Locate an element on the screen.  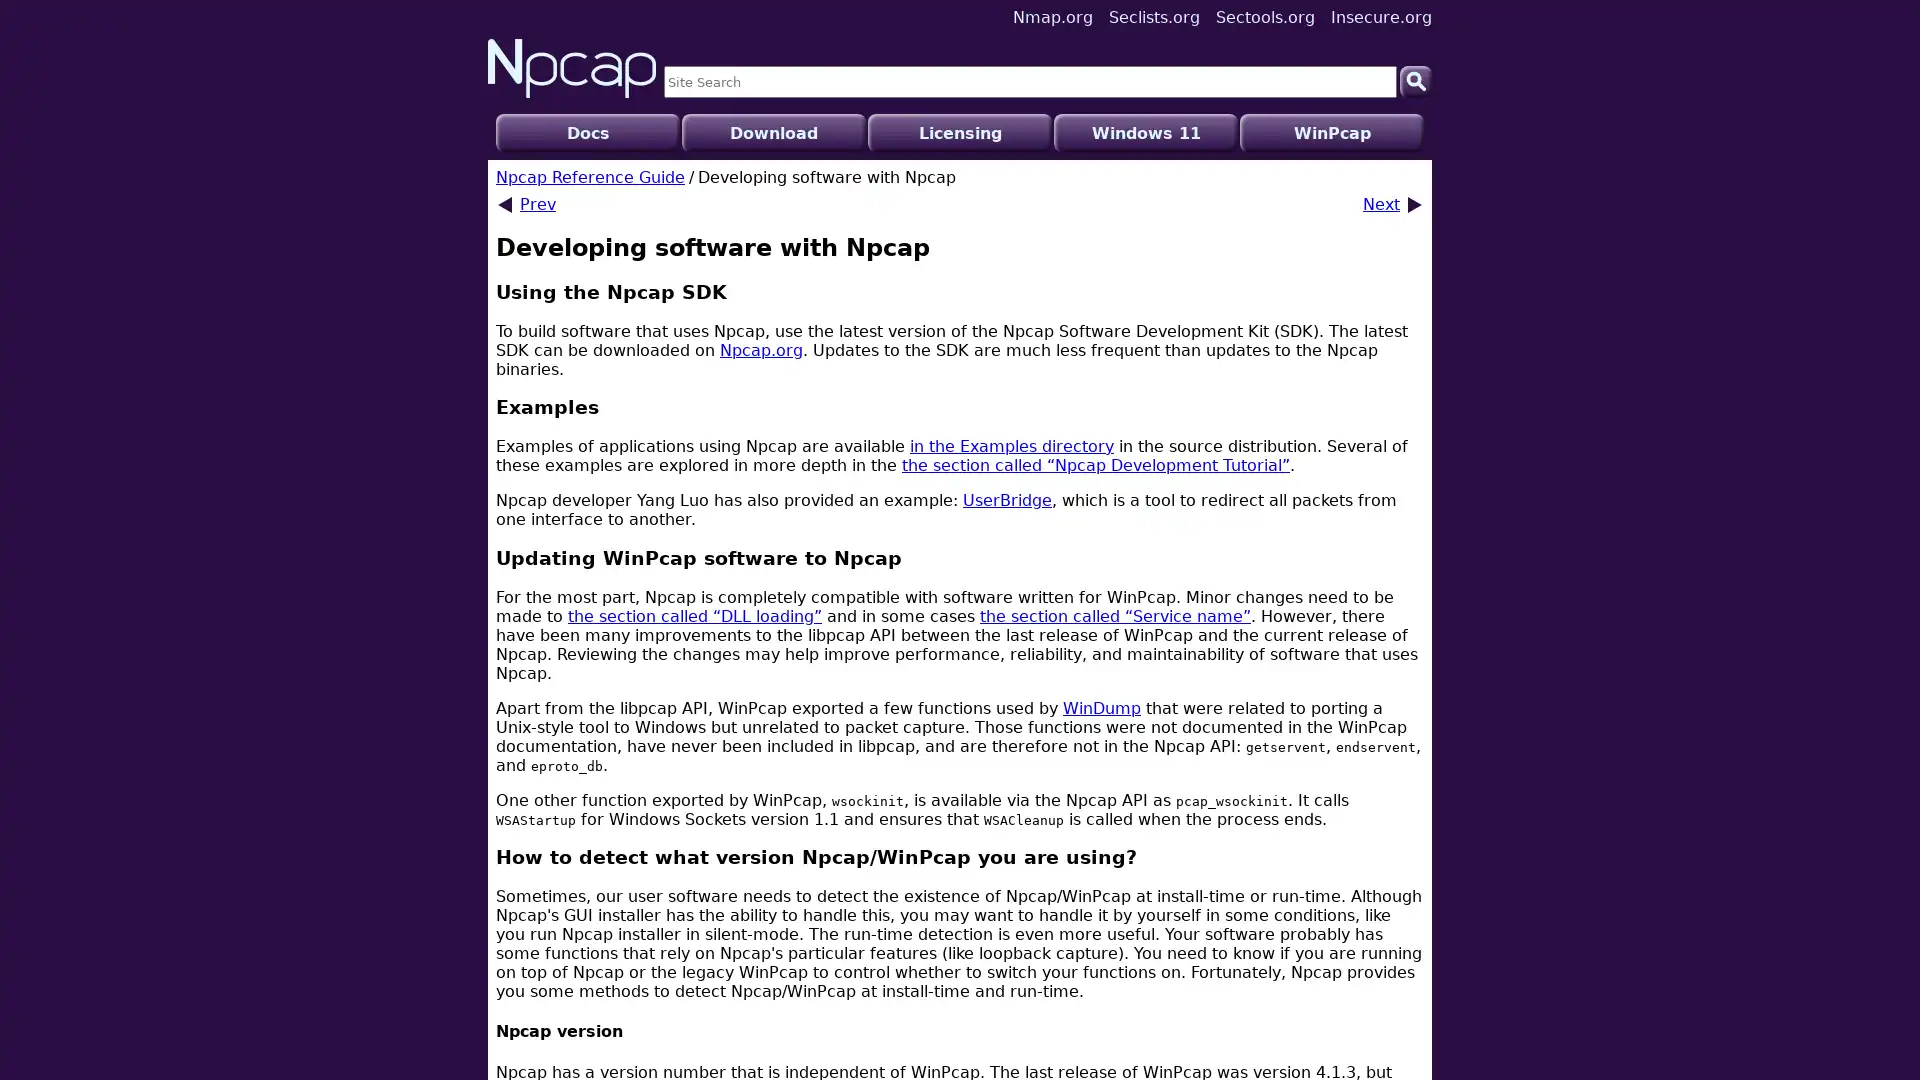
Search is located at coordinates (1415, 80).